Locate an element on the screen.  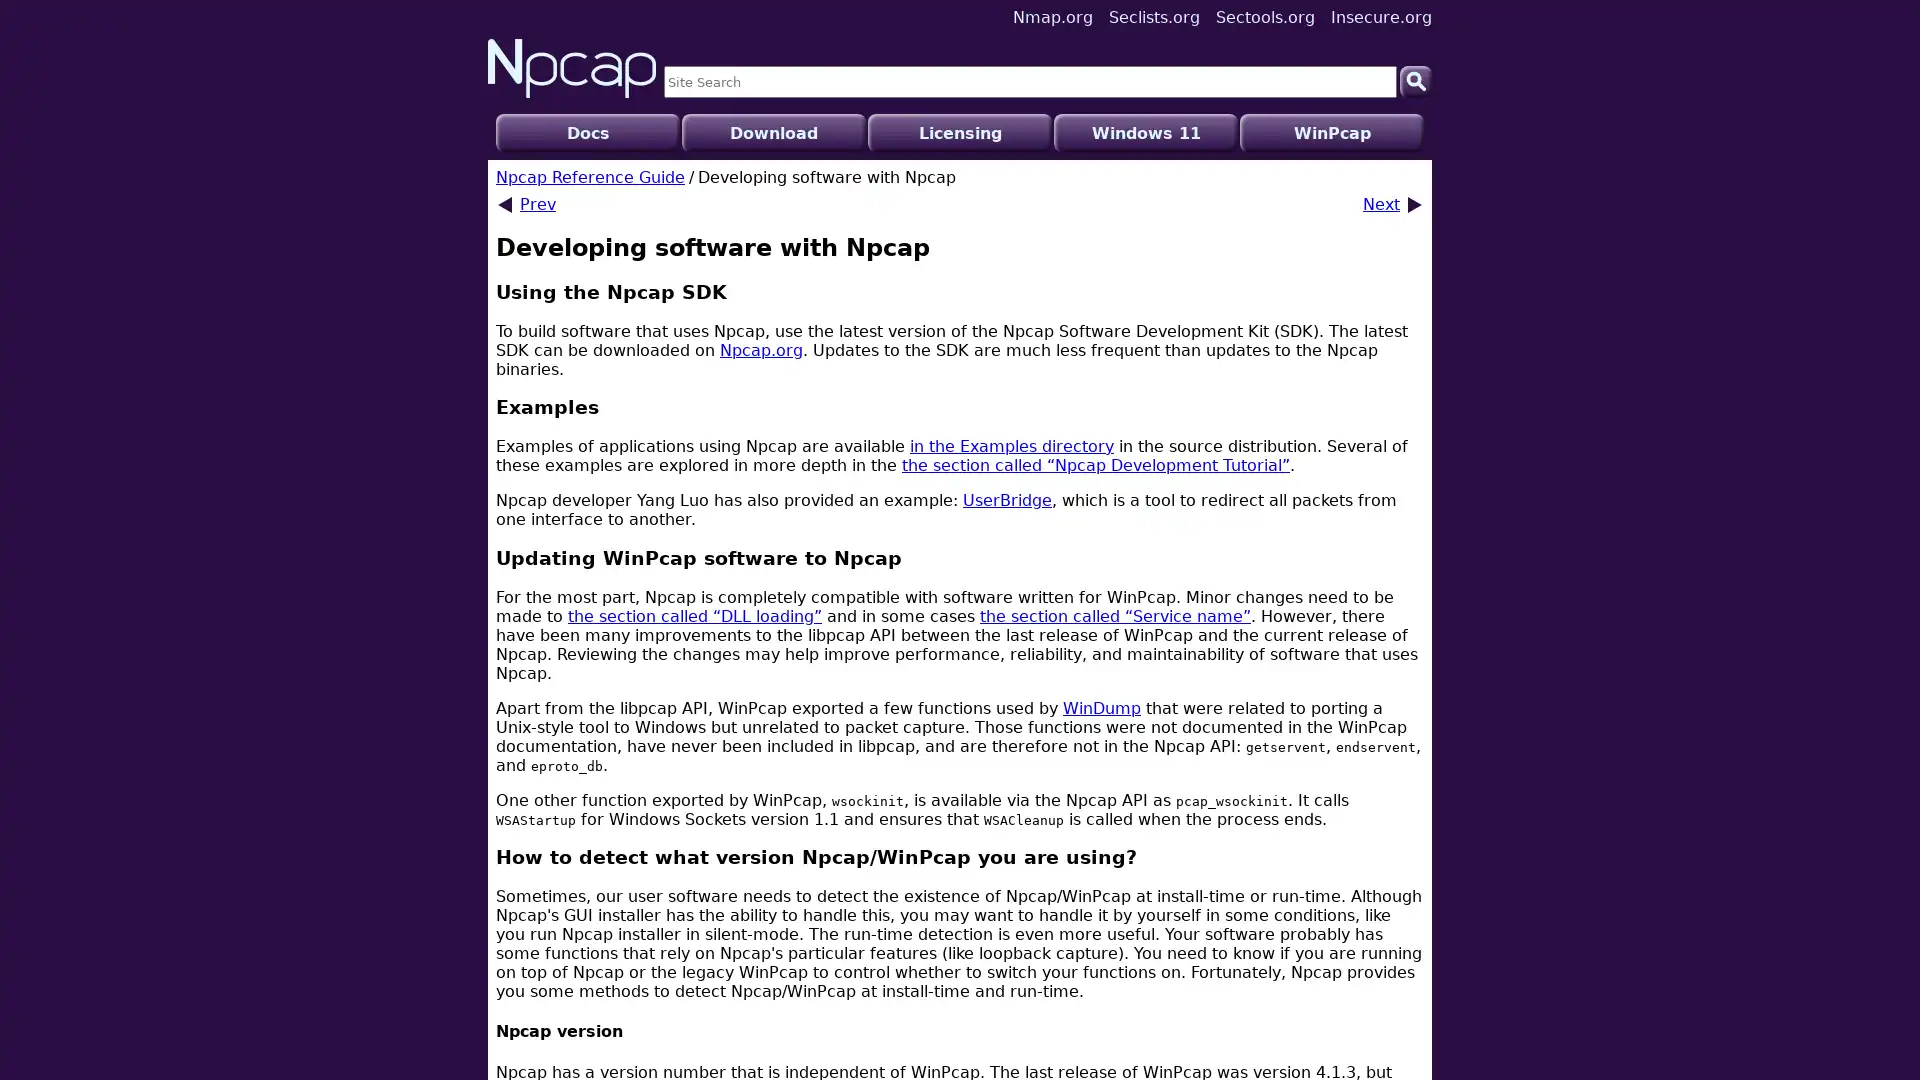
Search is located at coordinates (1415, 80).